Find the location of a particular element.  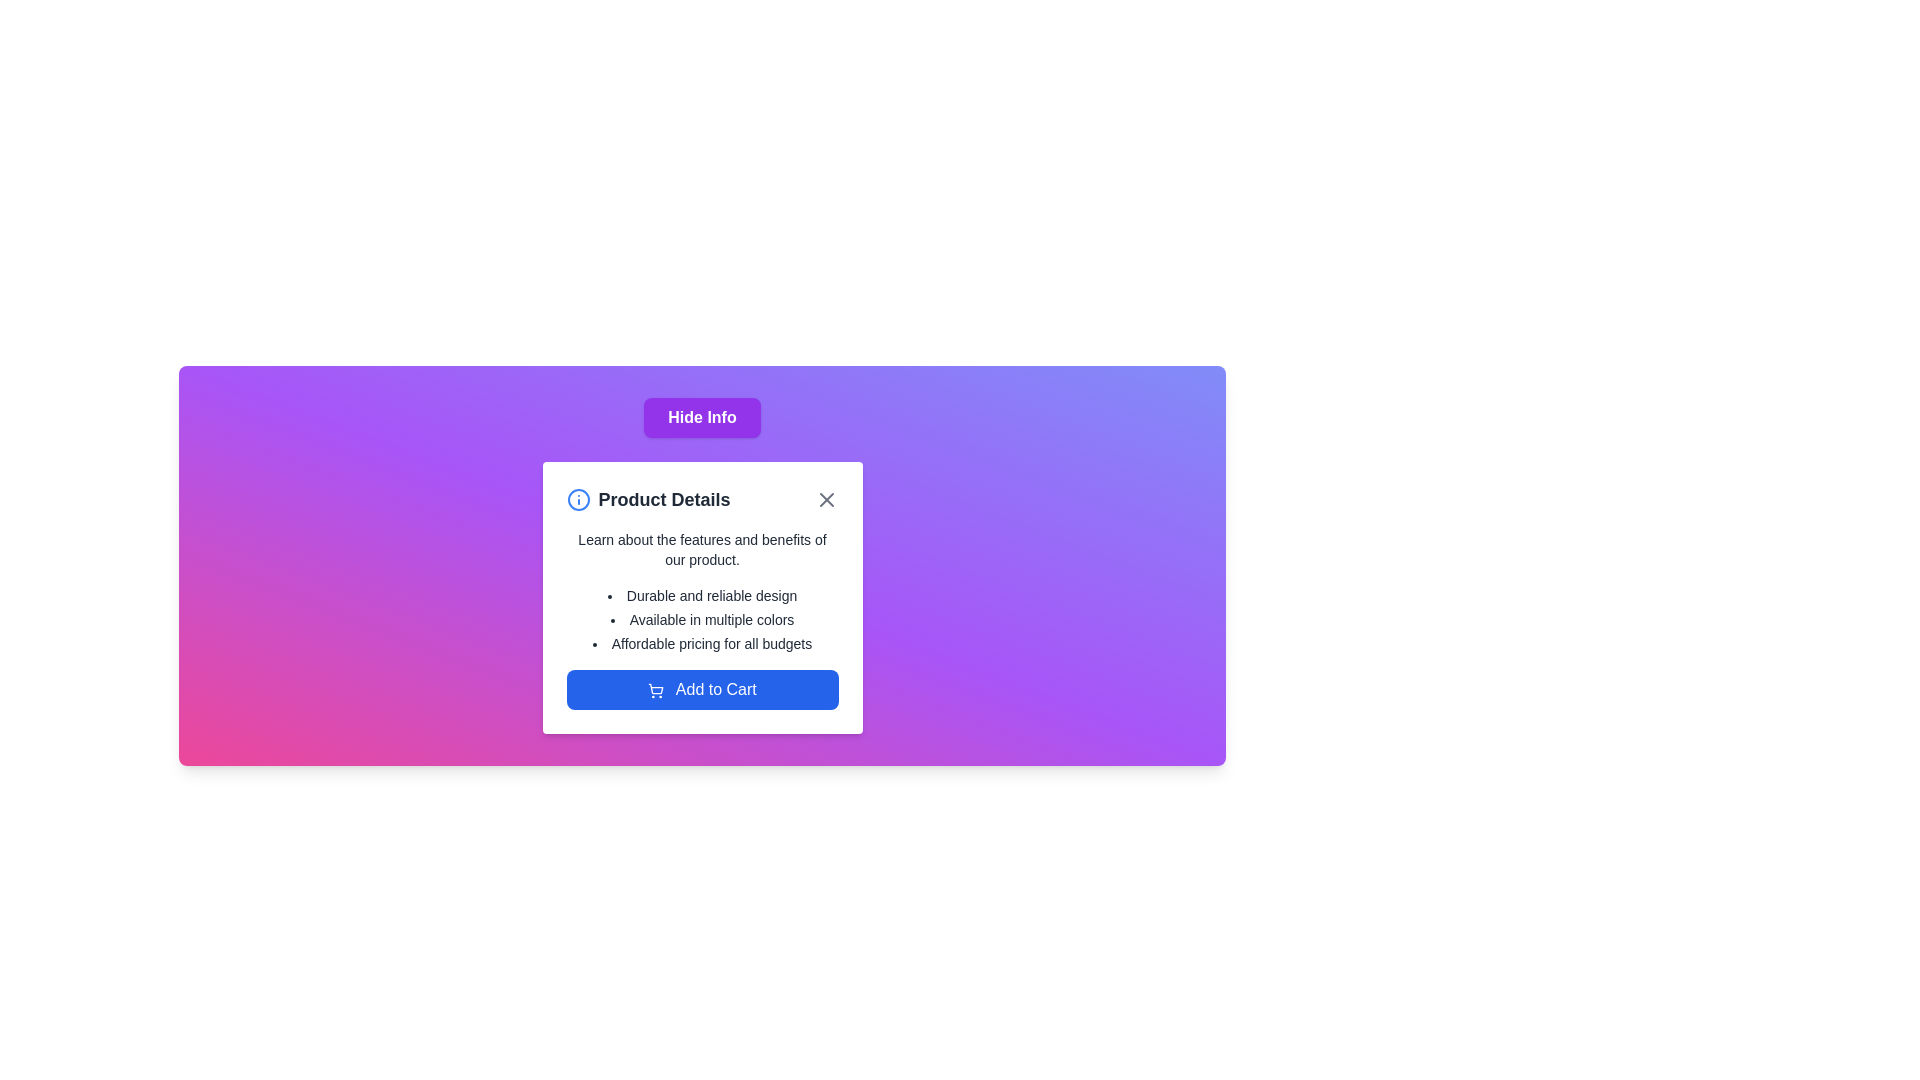

the close button (SVG icon) located on the far right side of the title bar above the 'Product Details' section is located at coordinates (826, 499).